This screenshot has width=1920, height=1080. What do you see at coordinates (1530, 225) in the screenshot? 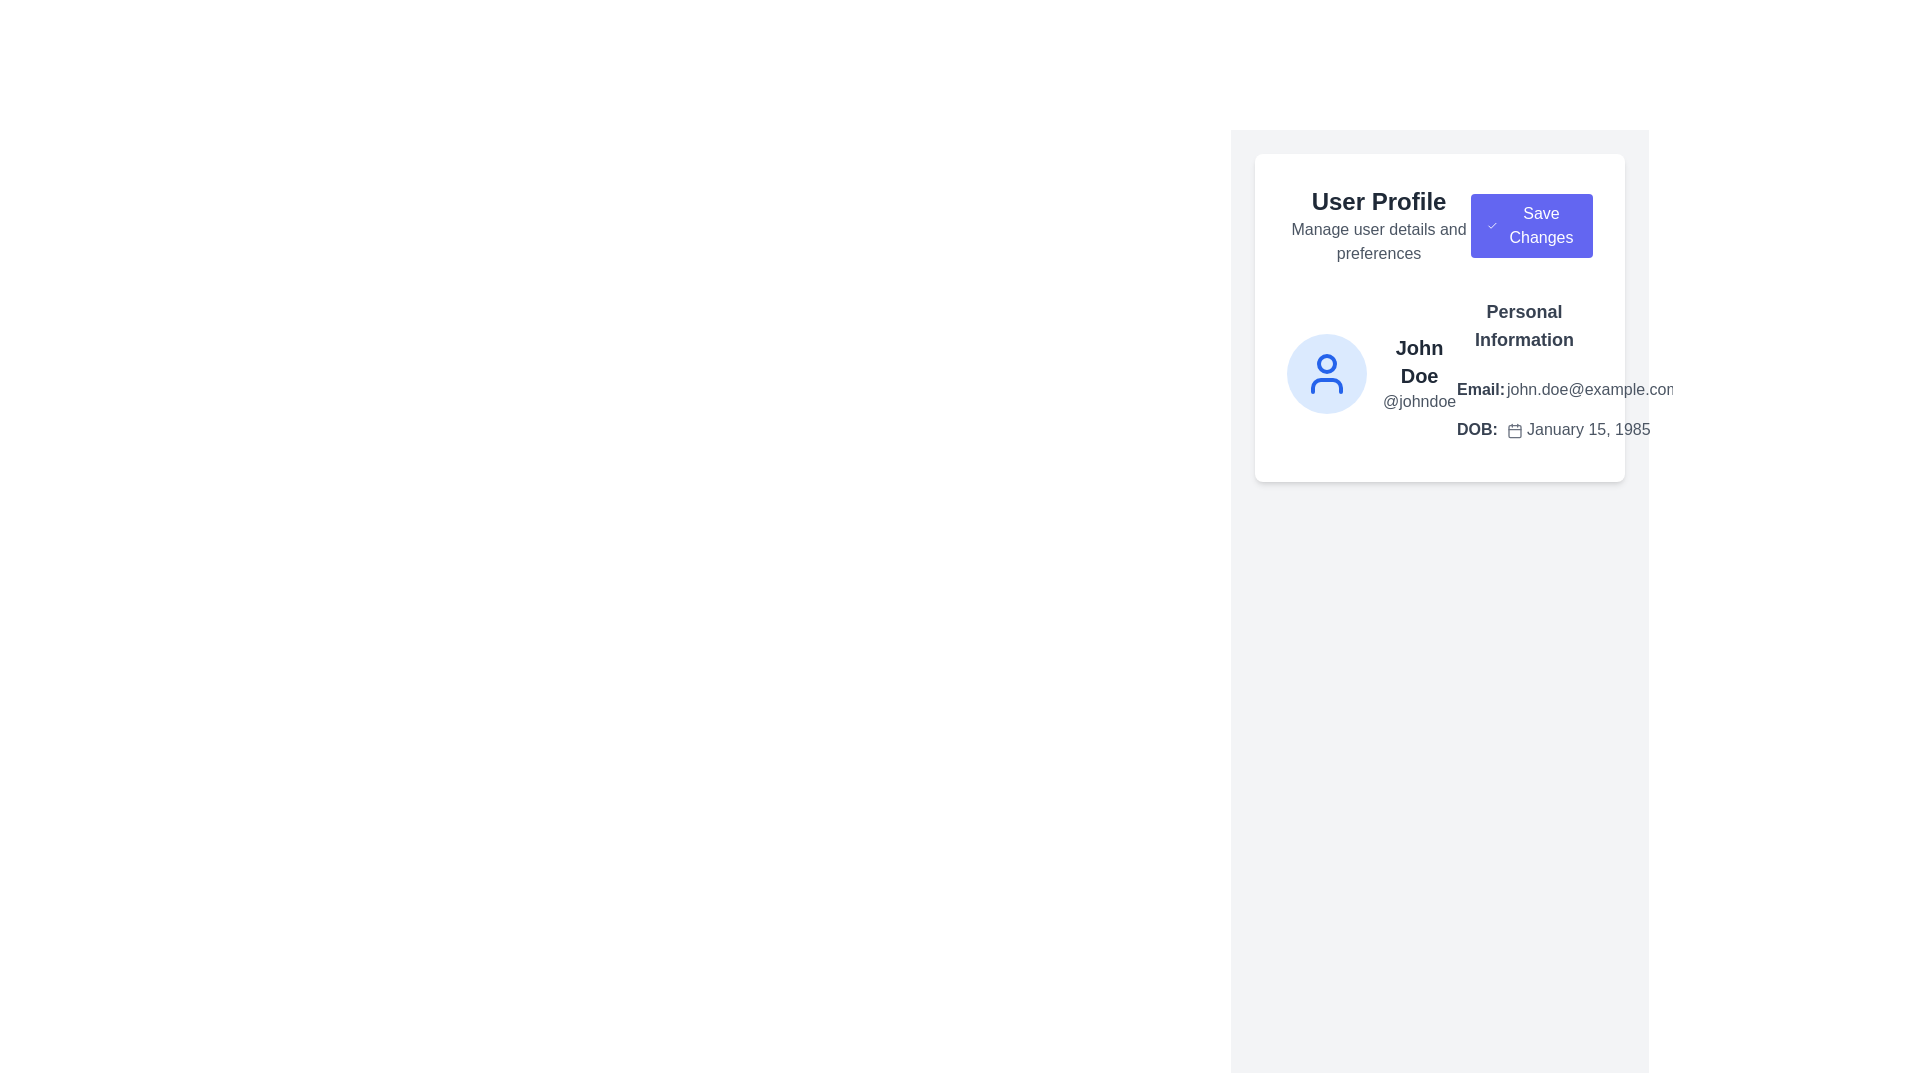
I see `the save changes button located at the top-right corner of the user profile card to change its appearance` at bounding box center [1530, 225].